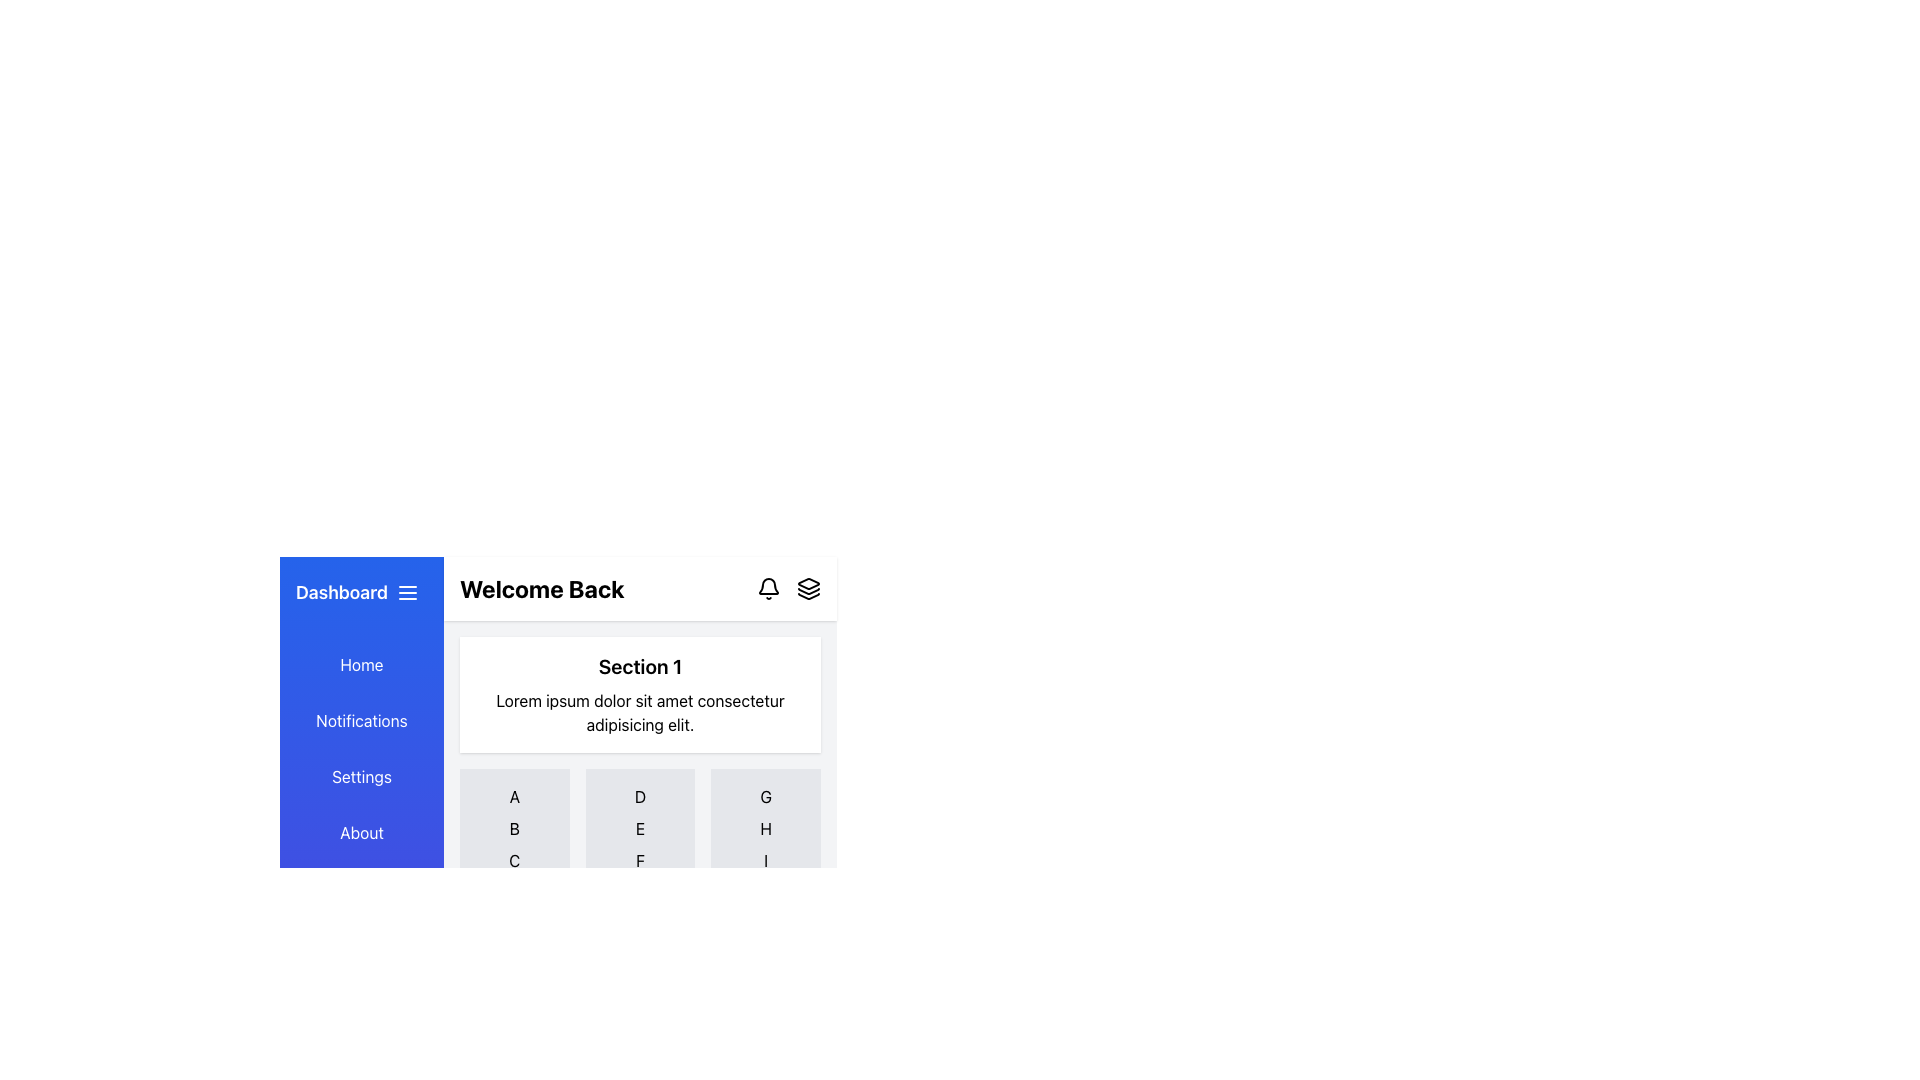  What do you see at coordinates (361, 664) in the screenshot?
I see `the clickable text label for navigation located in the vertical menu, positioned below 'Dashboard' and above 'Notifications'` at bounding box center [361, 664].